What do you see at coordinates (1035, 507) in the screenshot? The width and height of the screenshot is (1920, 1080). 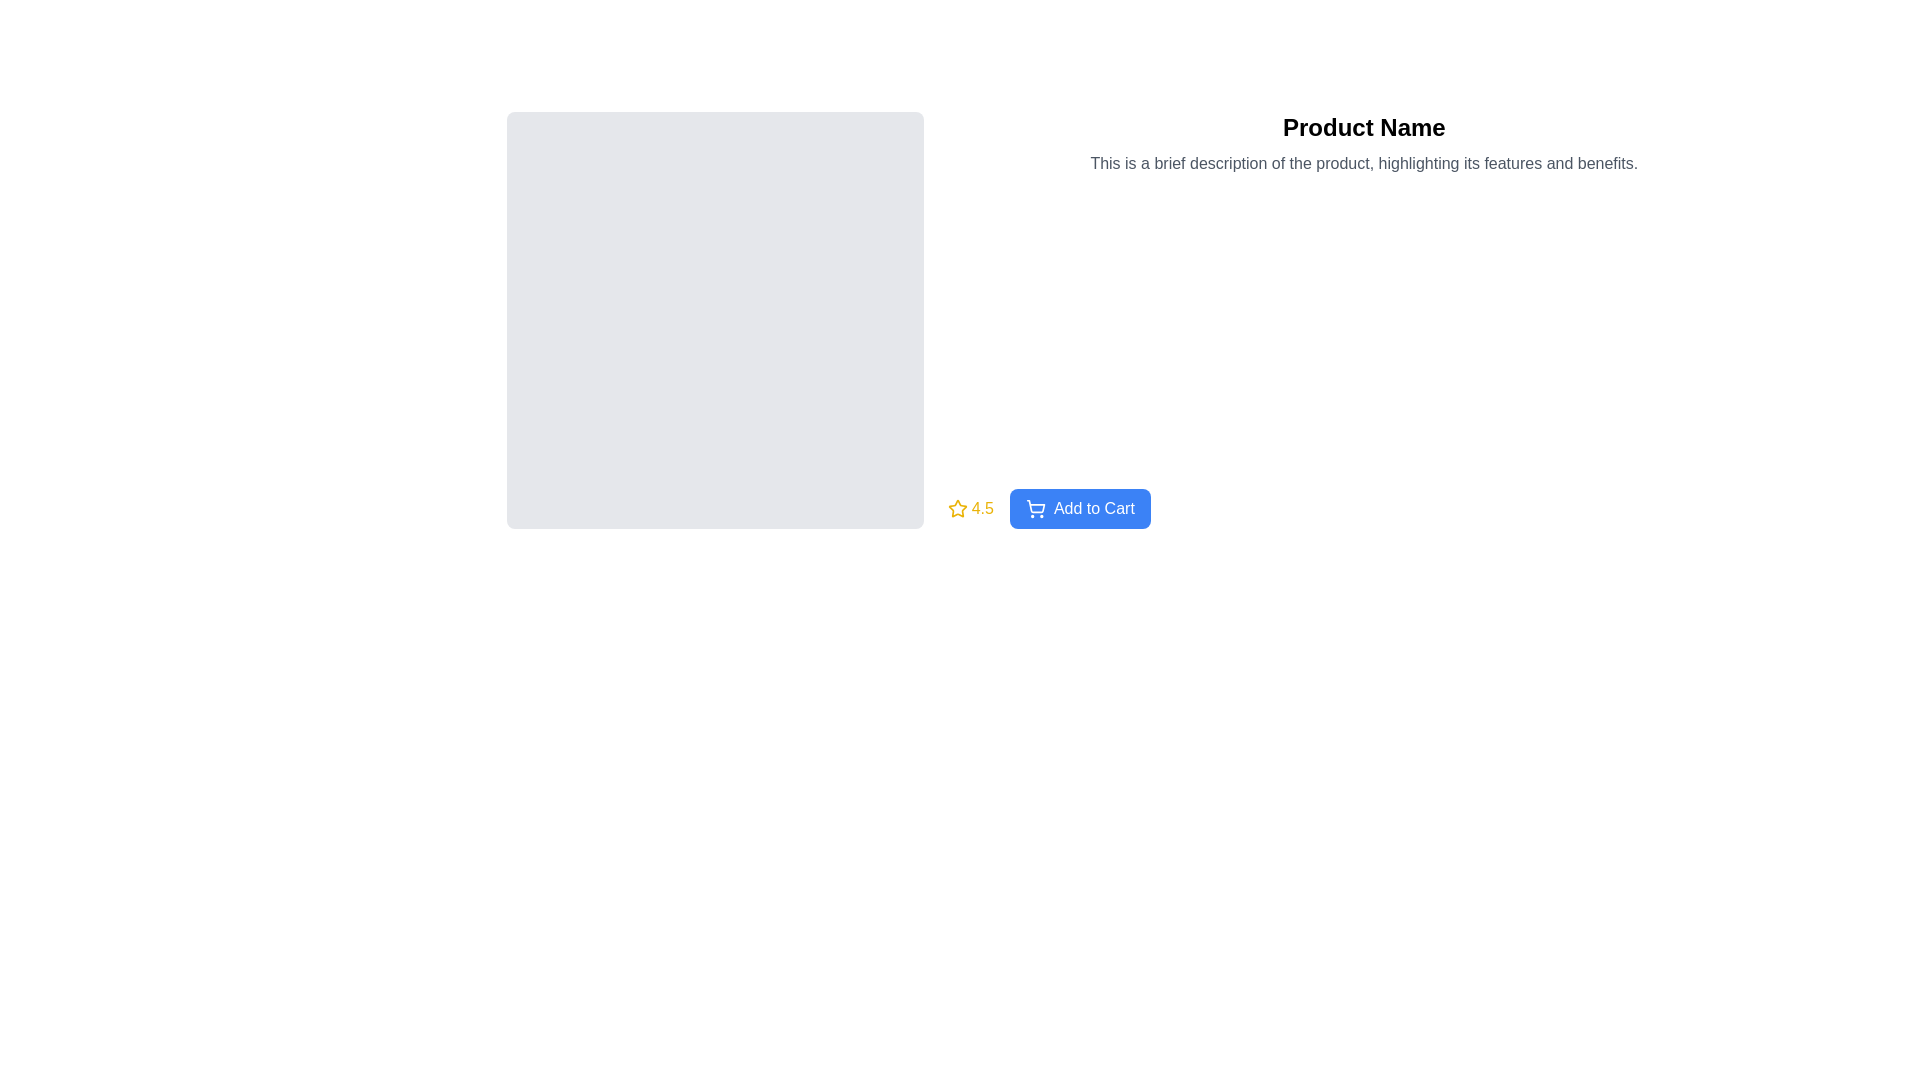 I see `the 'Add` at bounding box center [1035, 507].